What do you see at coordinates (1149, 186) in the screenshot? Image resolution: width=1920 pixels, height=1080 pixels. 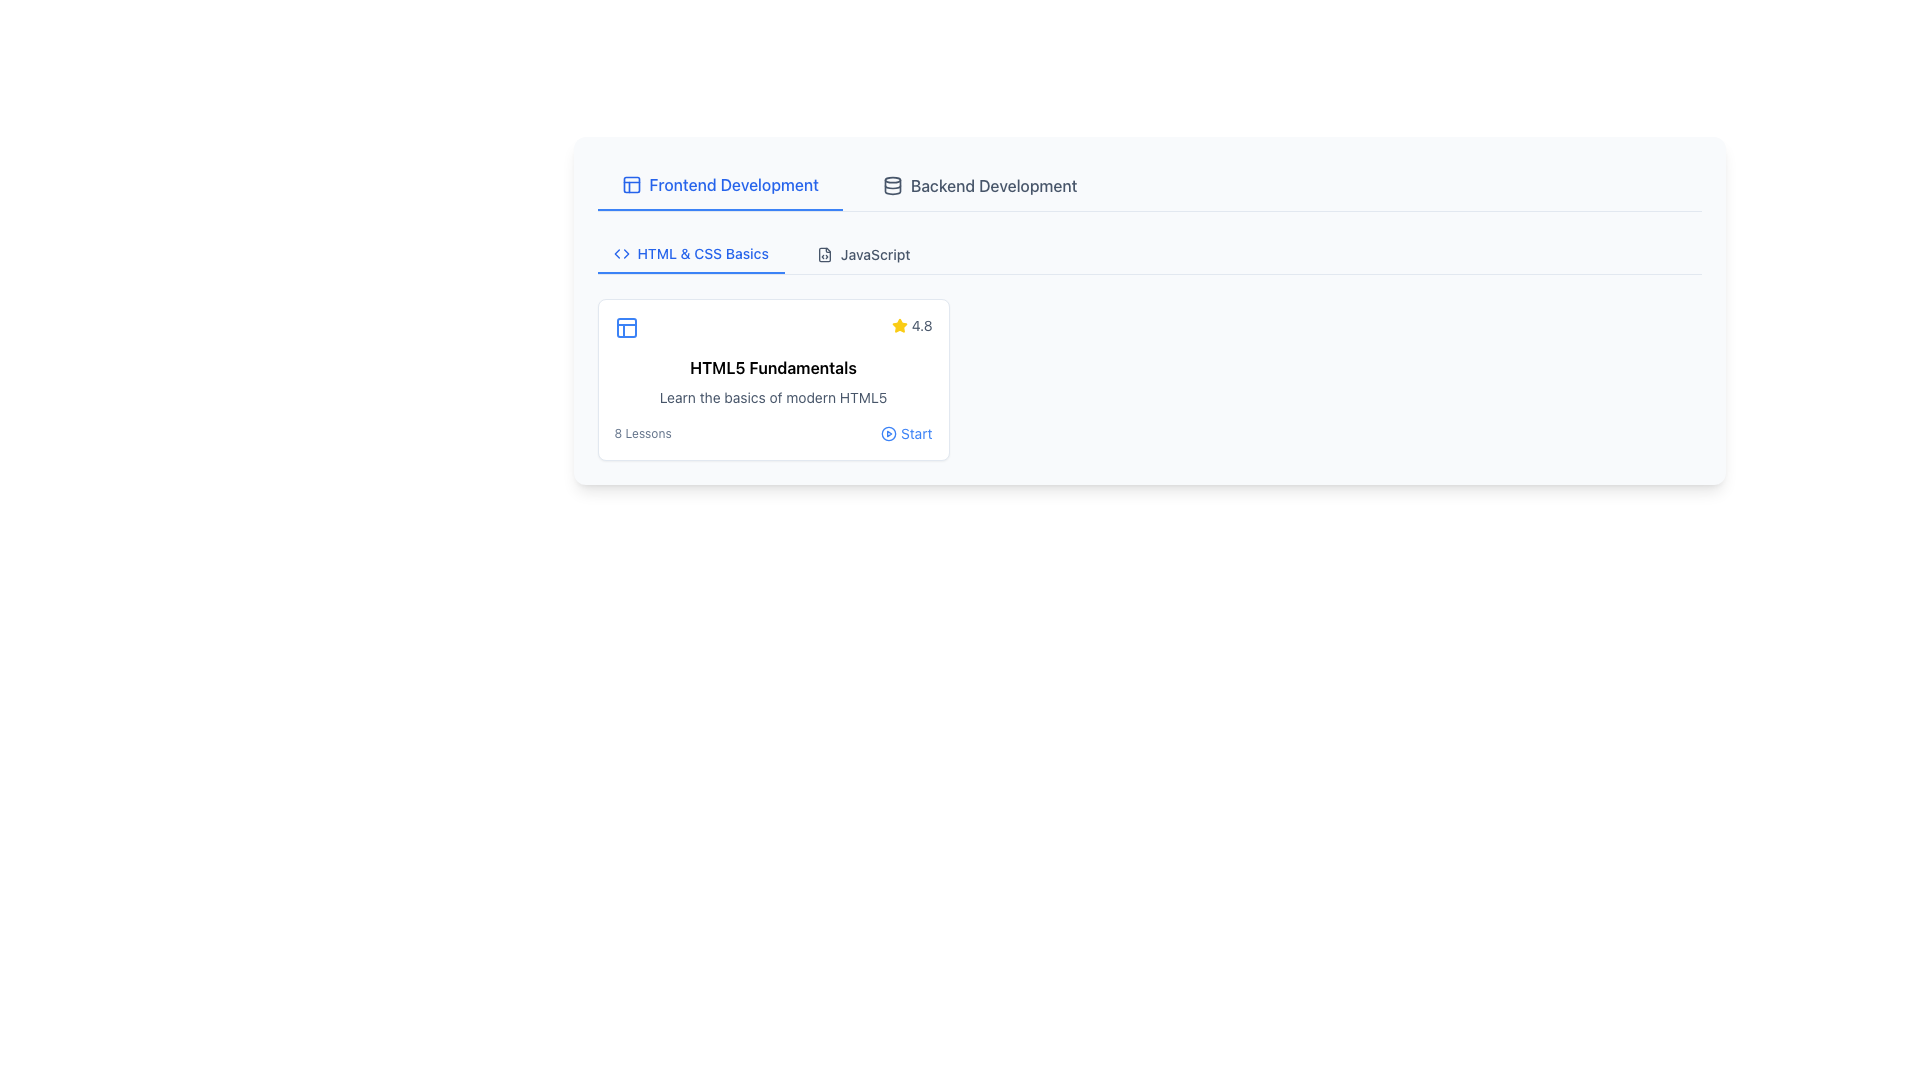 I see `the Tab Navigation Bar located at the top of the card` at bounding box center [1149, 186].